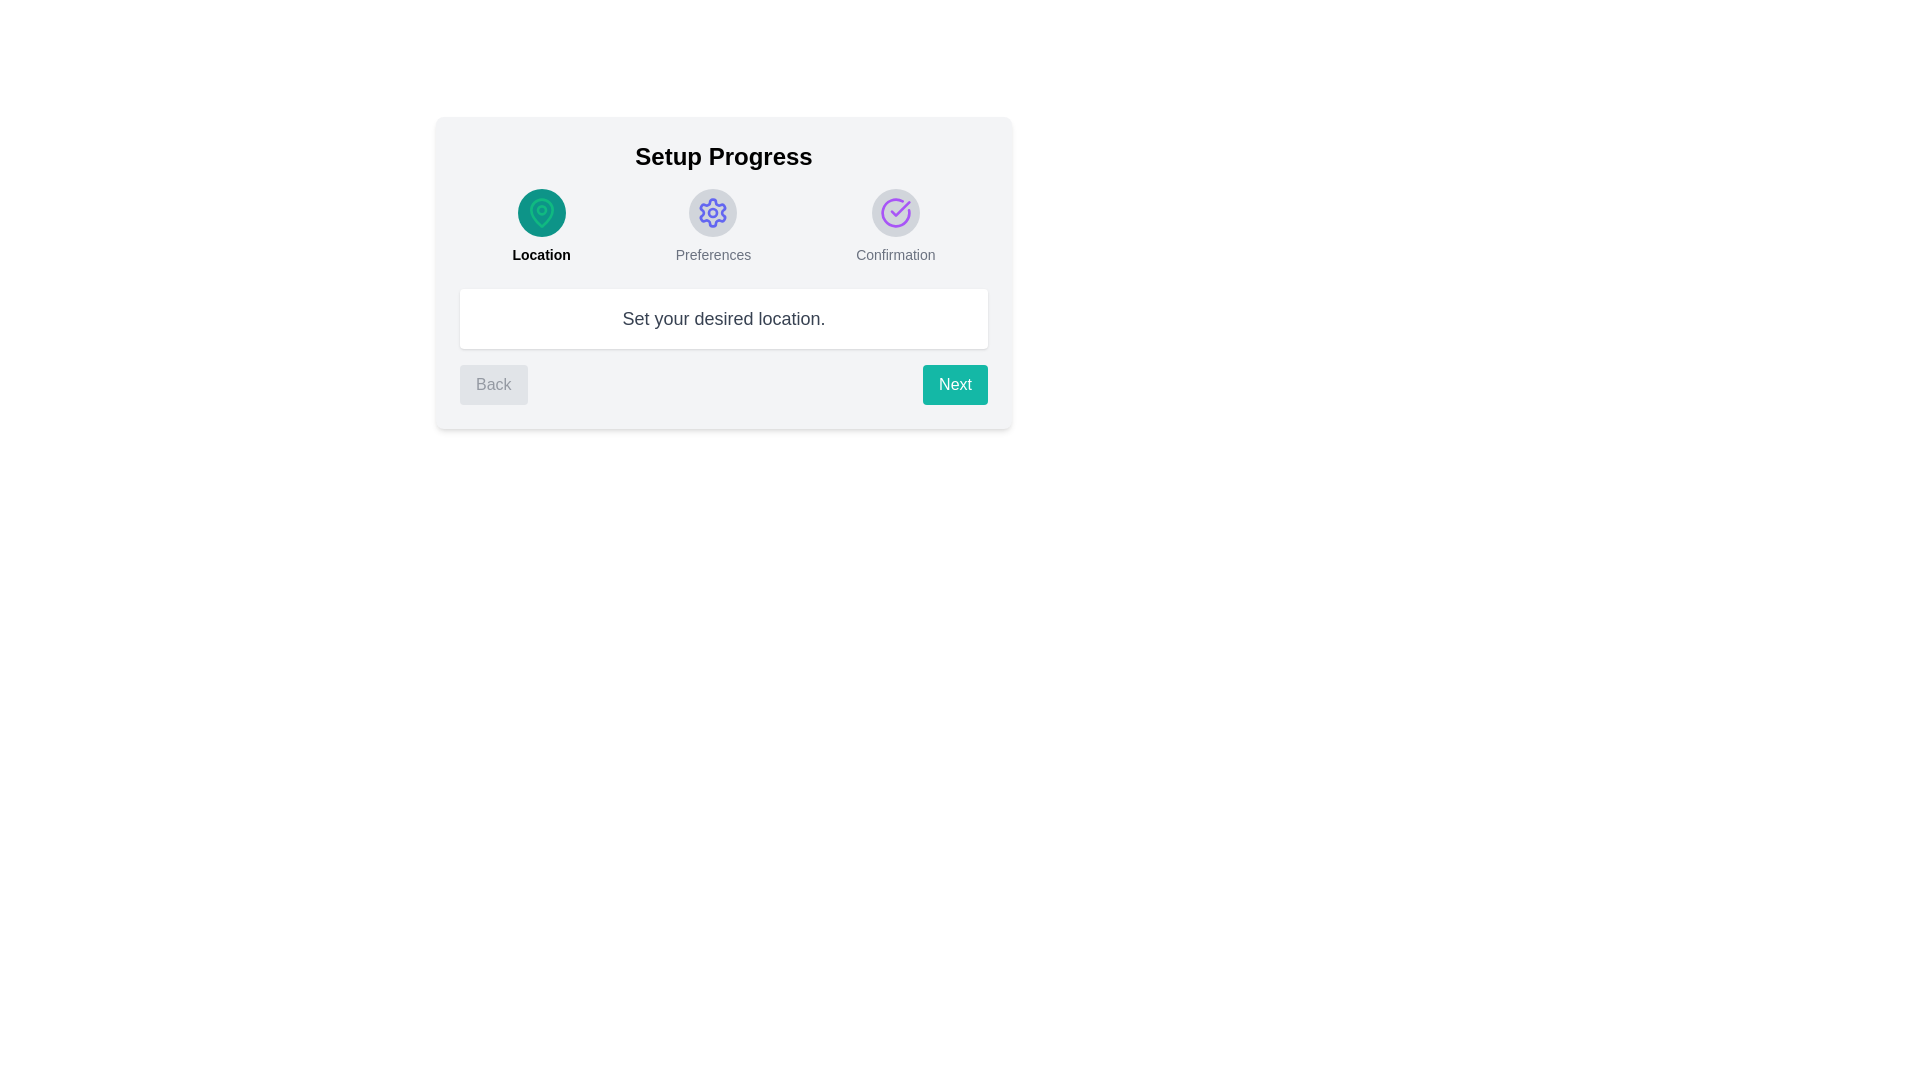 This screenshot has width=1920, height=1080. I want to click on the 'Next' button to proceed to the next step, so click(954, 385).